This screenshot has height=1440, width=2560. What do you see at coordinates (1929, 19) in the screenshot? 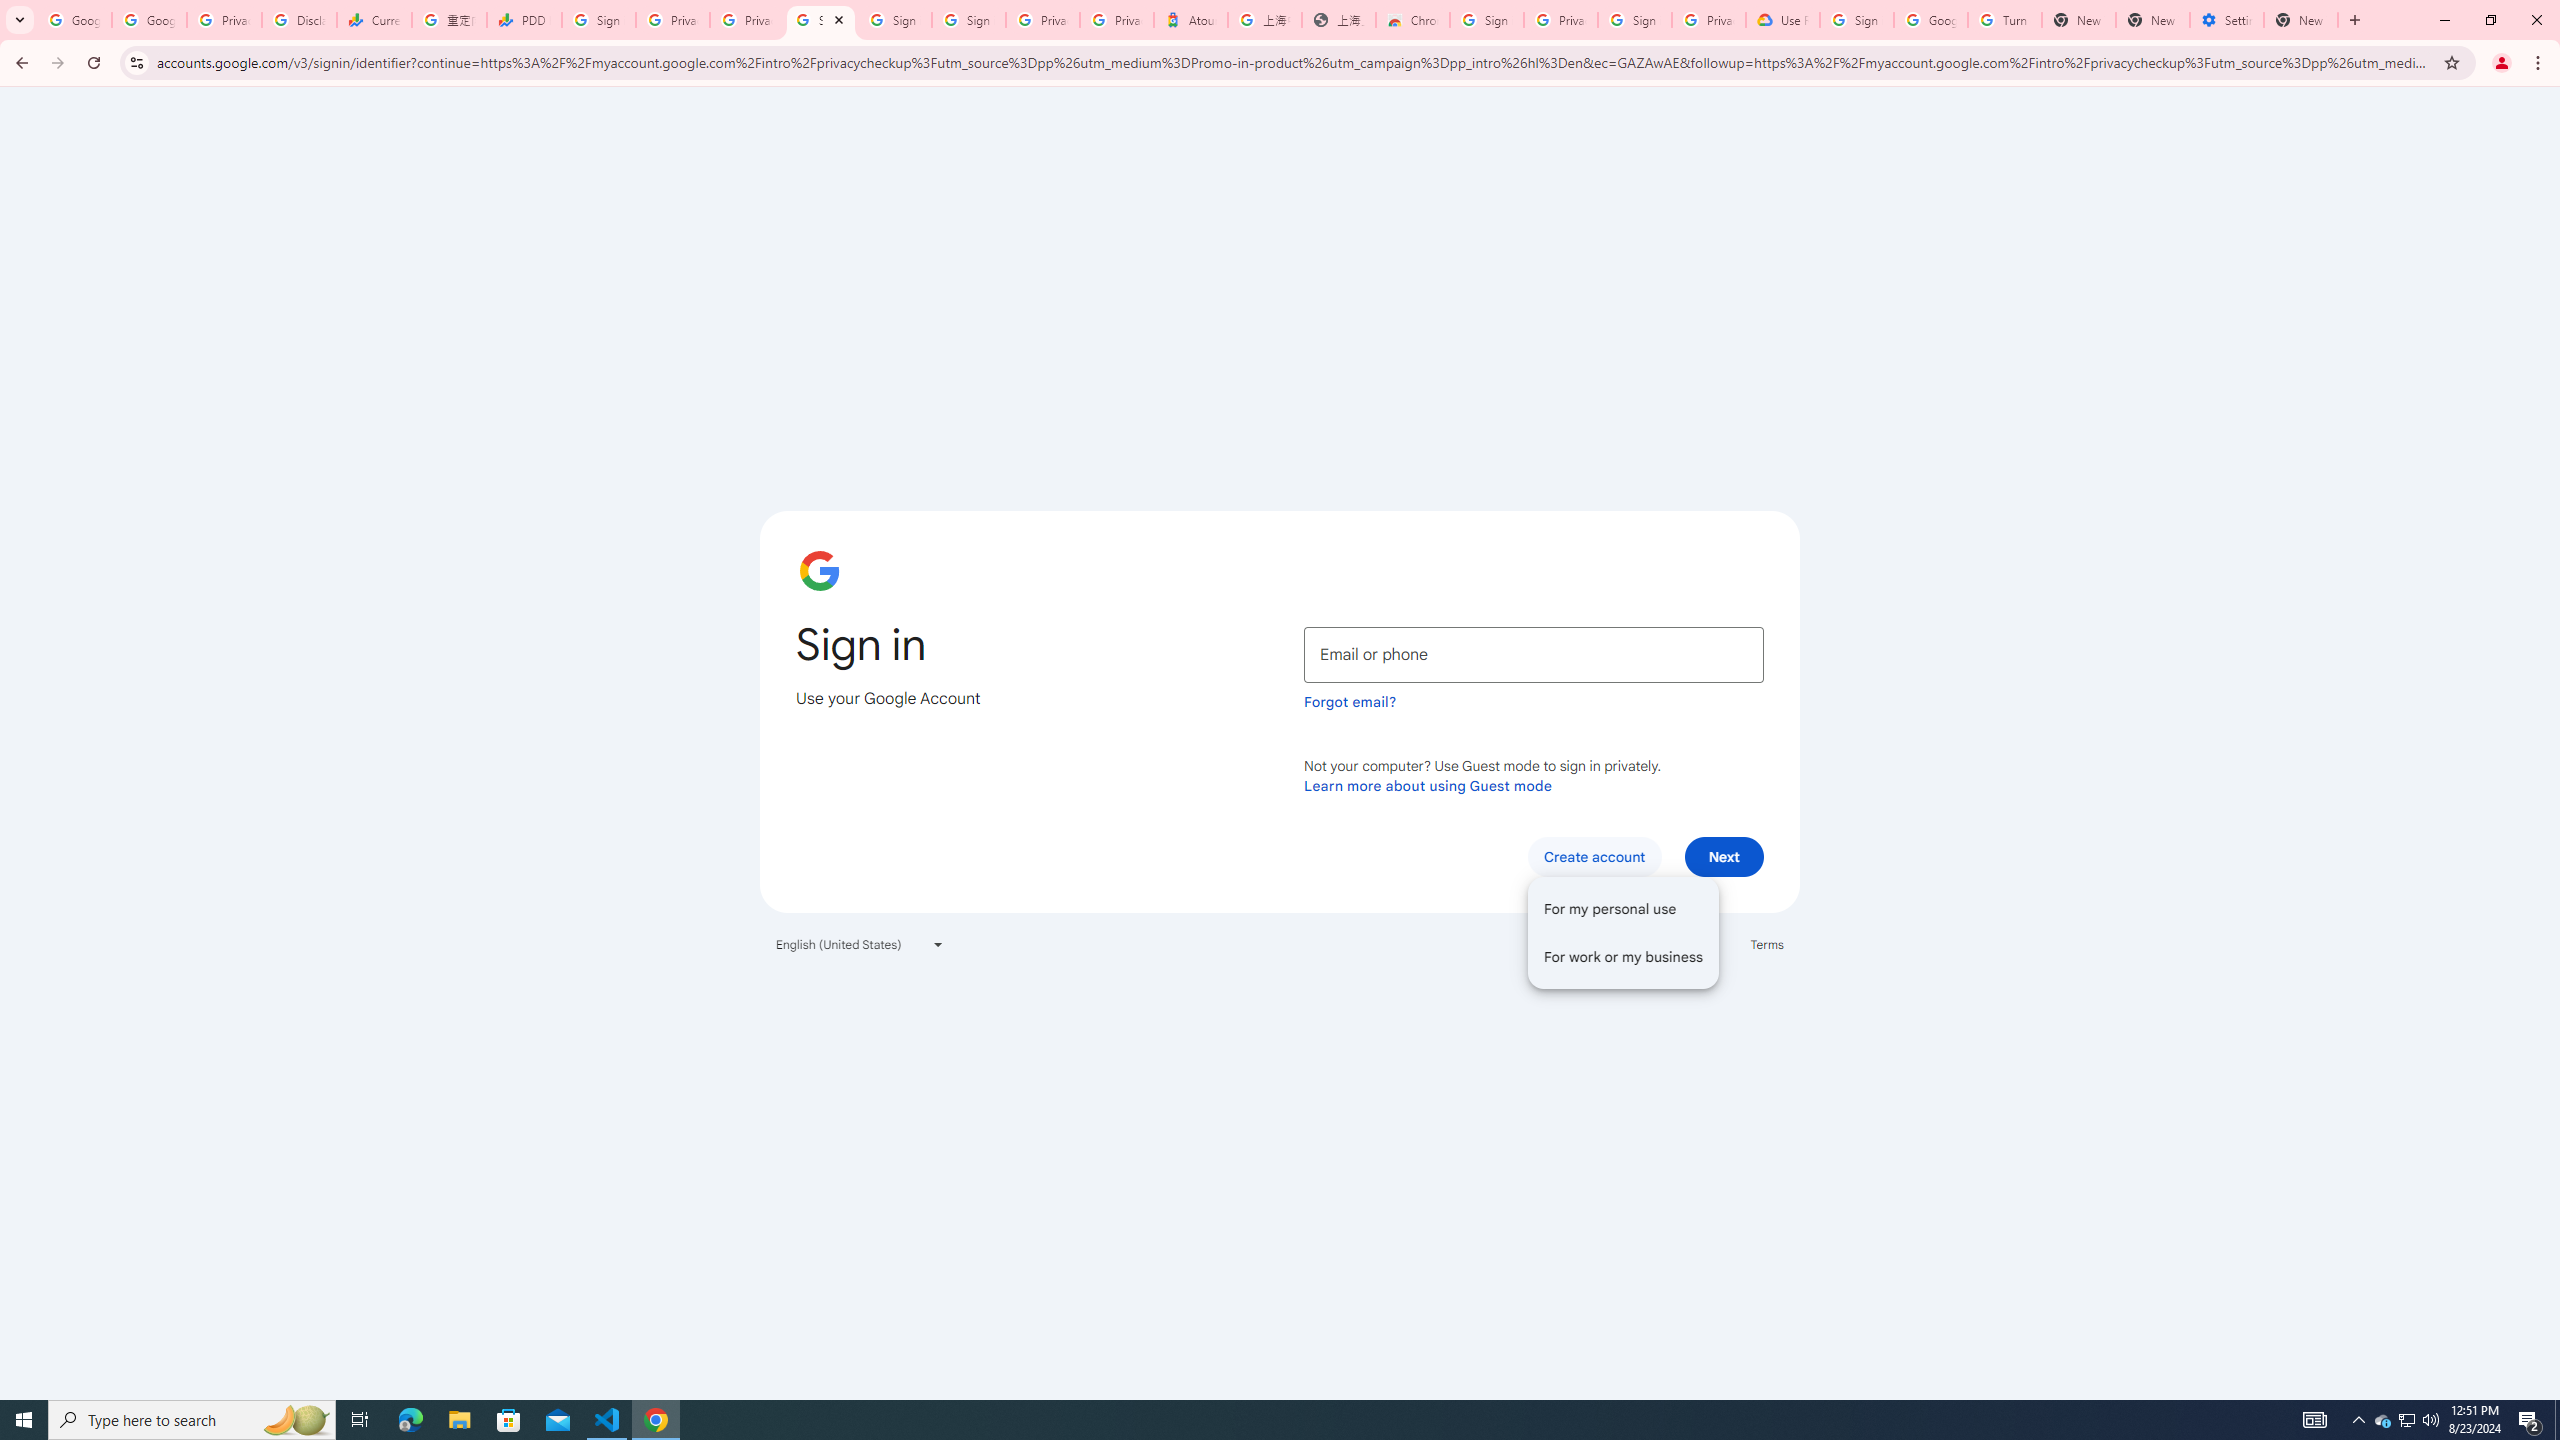
I see `'Google Account Help'` at bounding box center [1929, 19].